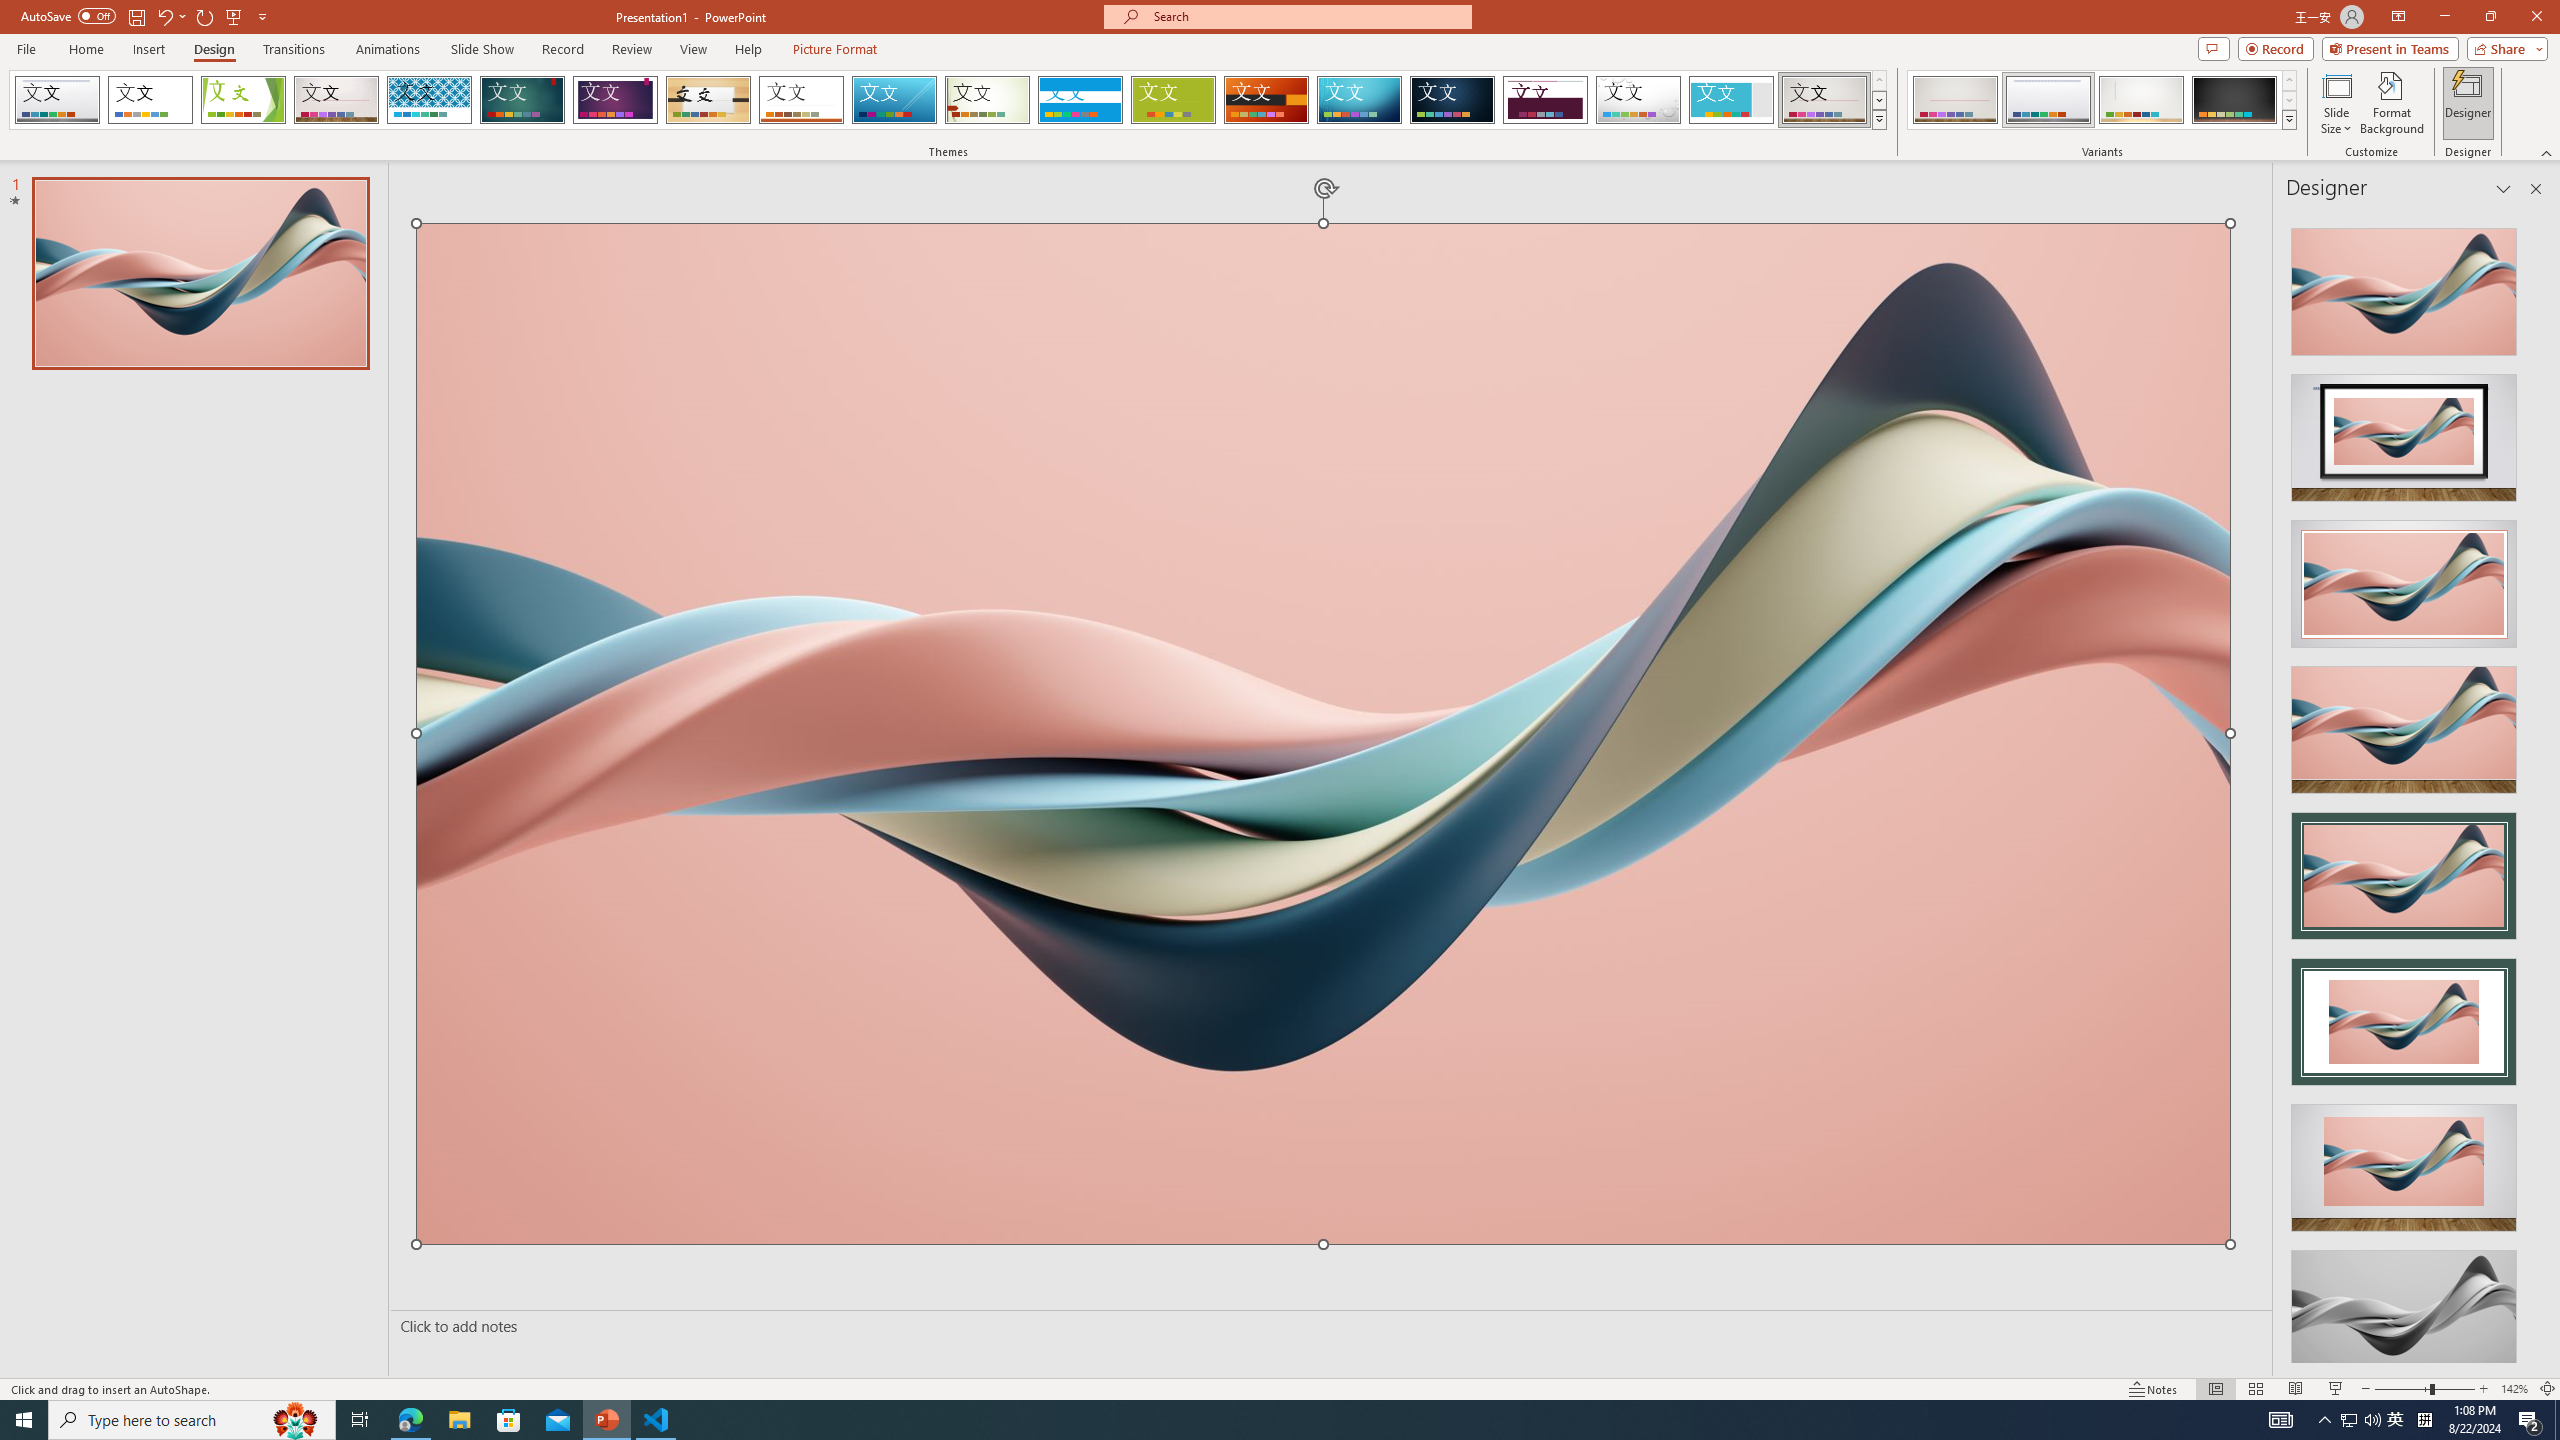  I want to click on 'Gallery Variant 2', so click(2047, 99).